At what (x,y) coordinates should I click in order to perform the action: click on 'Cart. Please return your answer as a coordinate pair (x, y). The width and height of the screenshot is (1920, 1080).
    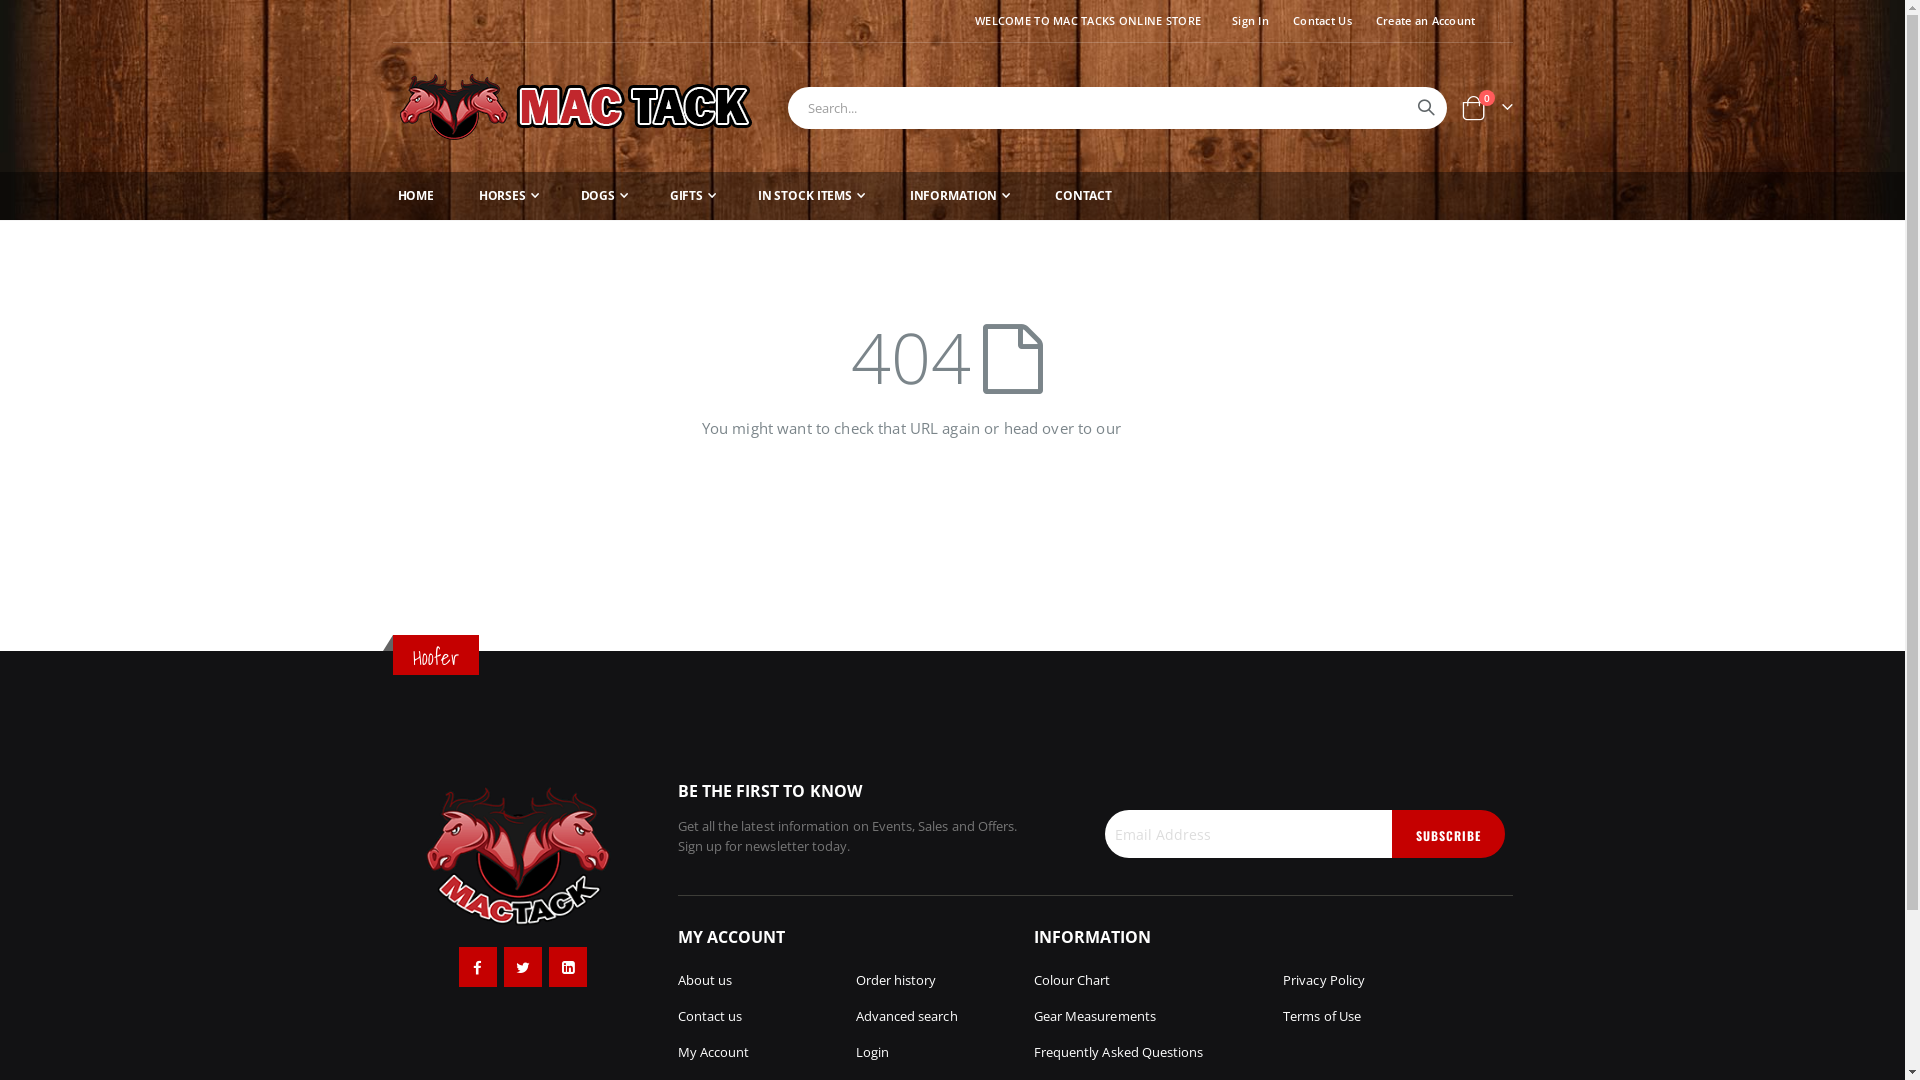
    Looking at the image, I should click on (1486, 107).